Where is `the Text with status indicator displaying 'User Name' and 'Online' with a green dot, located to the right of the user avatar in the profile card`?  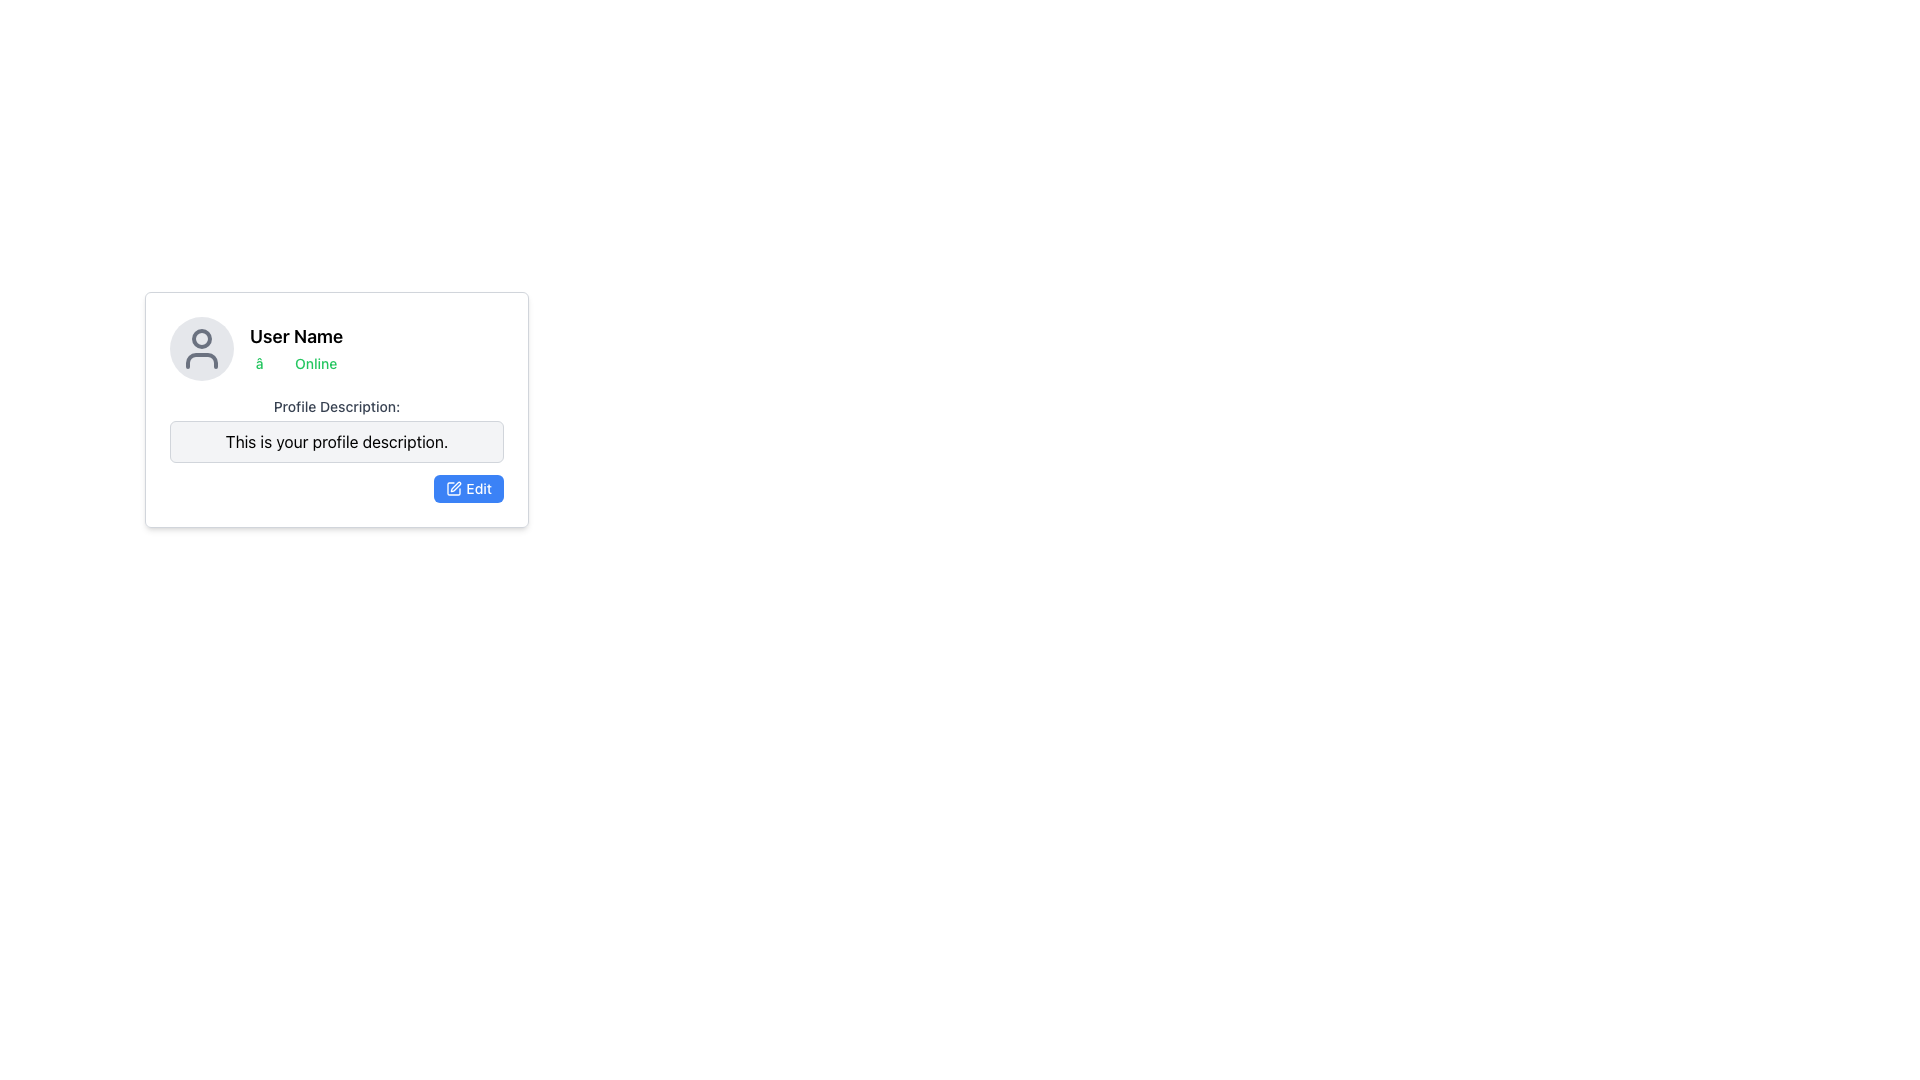 the Text with status indicator displaying 'User Name' and 'Online' with a green dot, located to the right of the user avatar in the profile card is located at coordinates (295, 347).